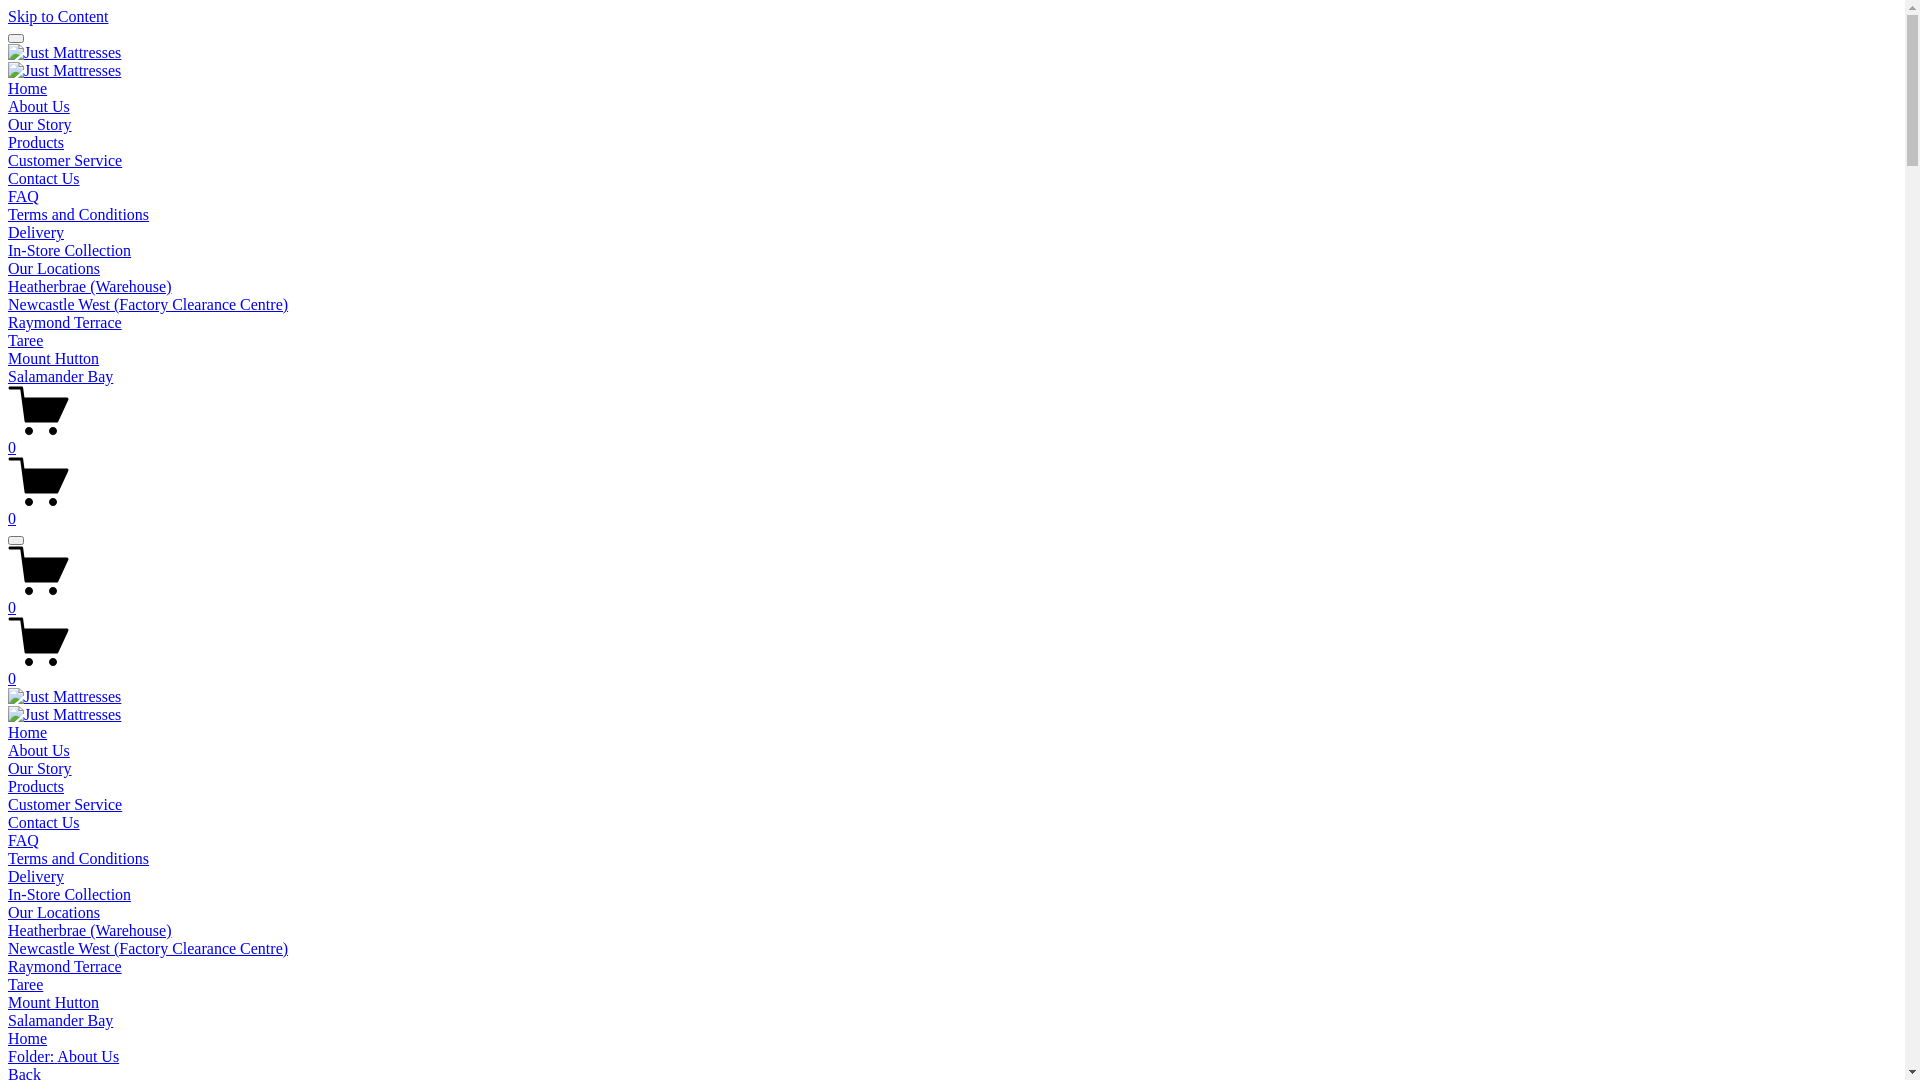 The image size is (1920, 1080). I want to click on 'Products', so click(35, 785).